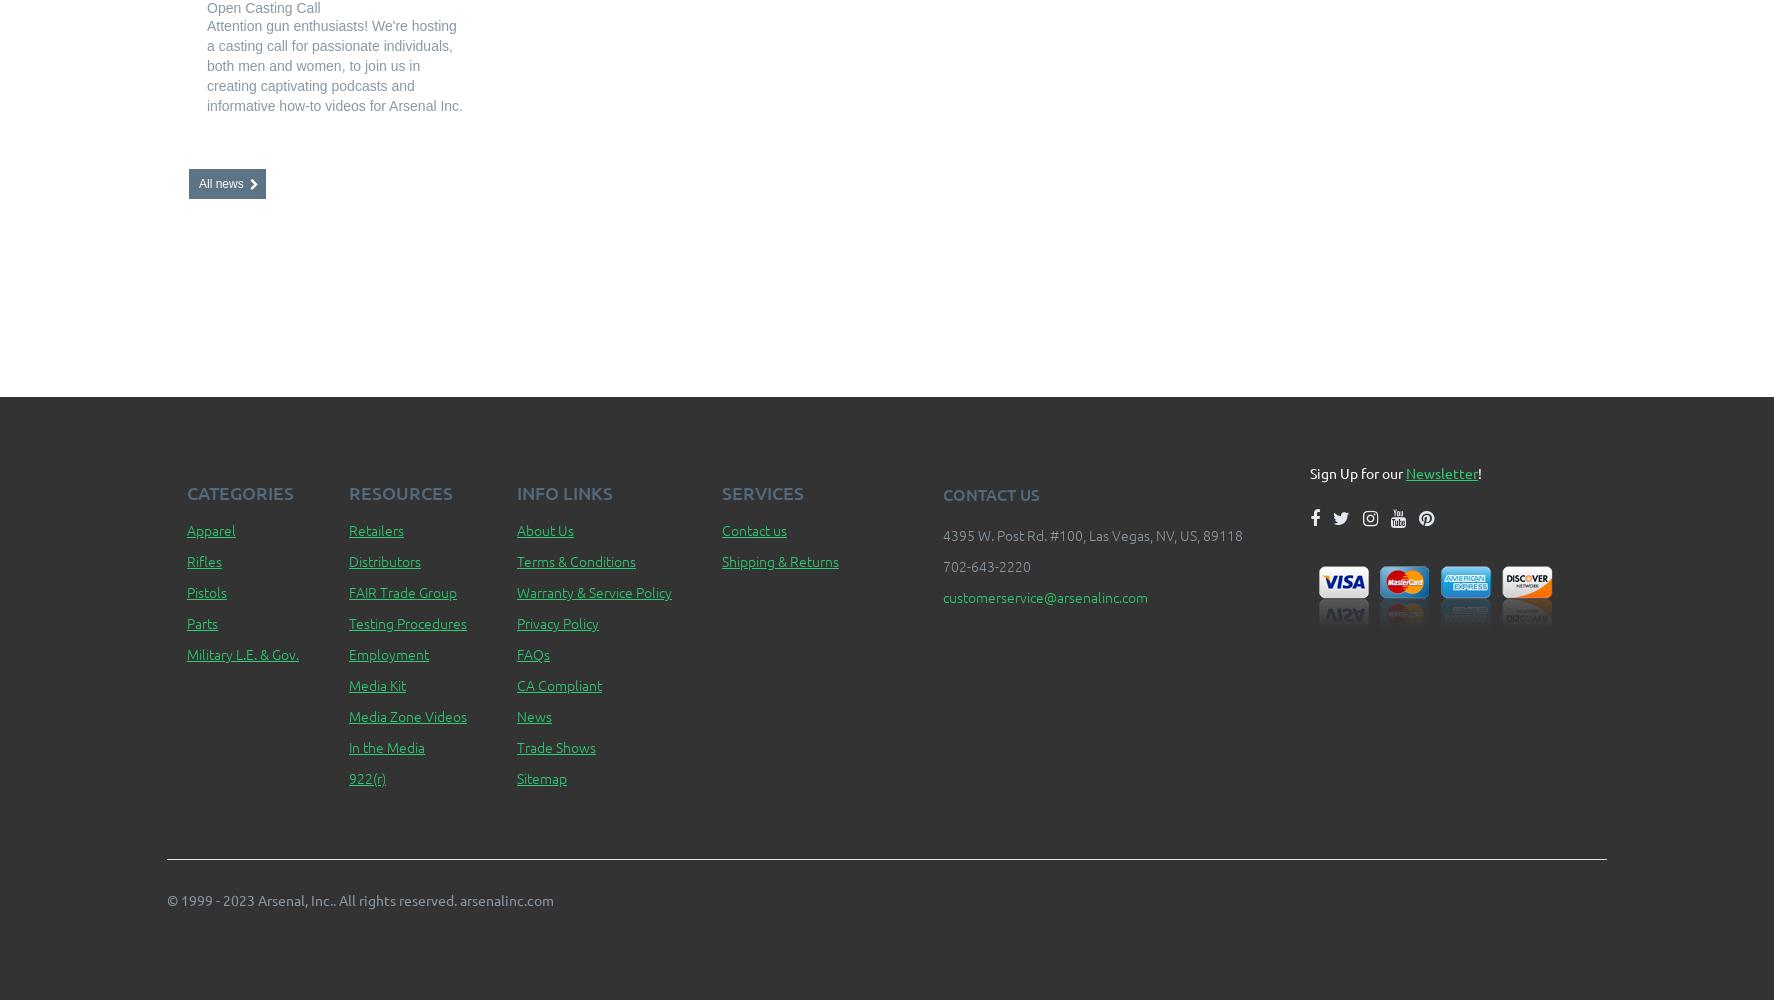 Image resolution: width=1774 pixels, height=1000 pixels. I want to click on 'Distributors', so click(383, 561).